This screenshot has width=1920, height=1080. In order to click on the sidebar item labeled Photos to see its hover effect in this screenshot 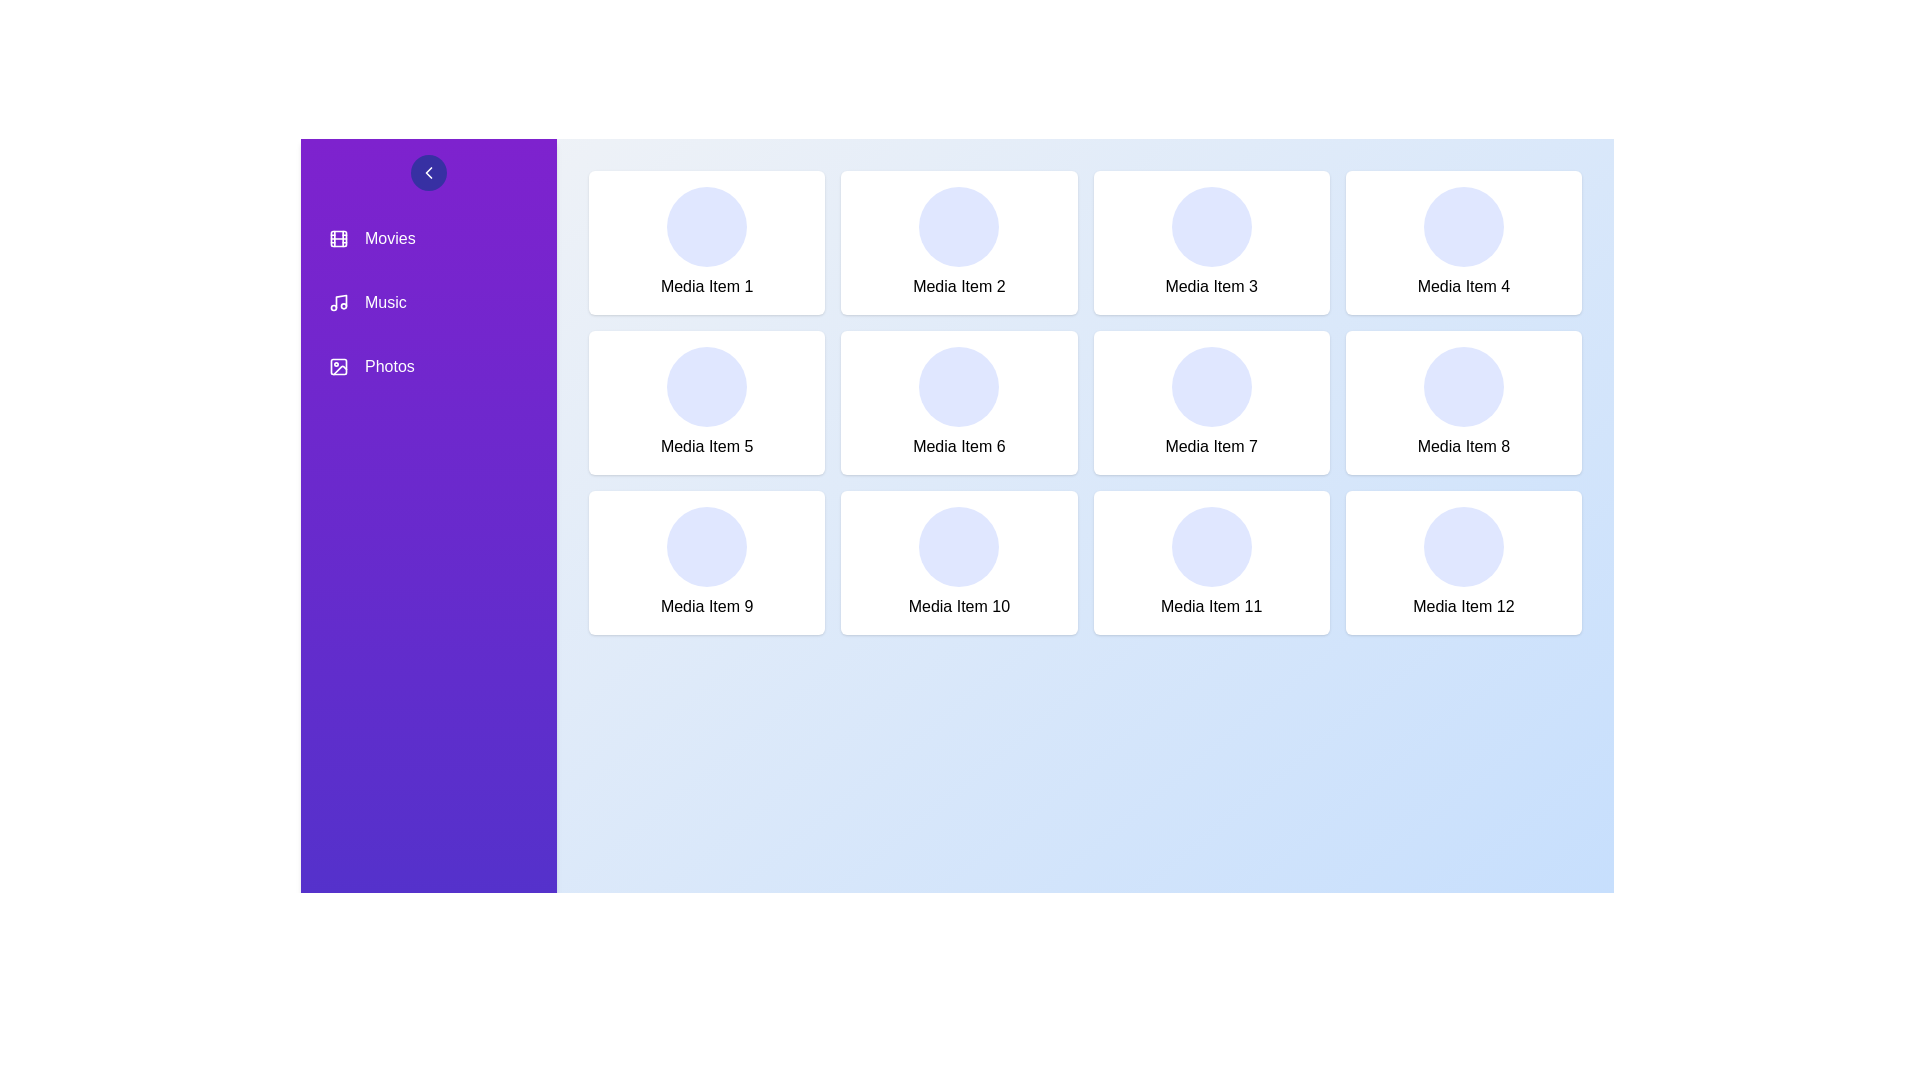, I will do `click(427, 366)`.